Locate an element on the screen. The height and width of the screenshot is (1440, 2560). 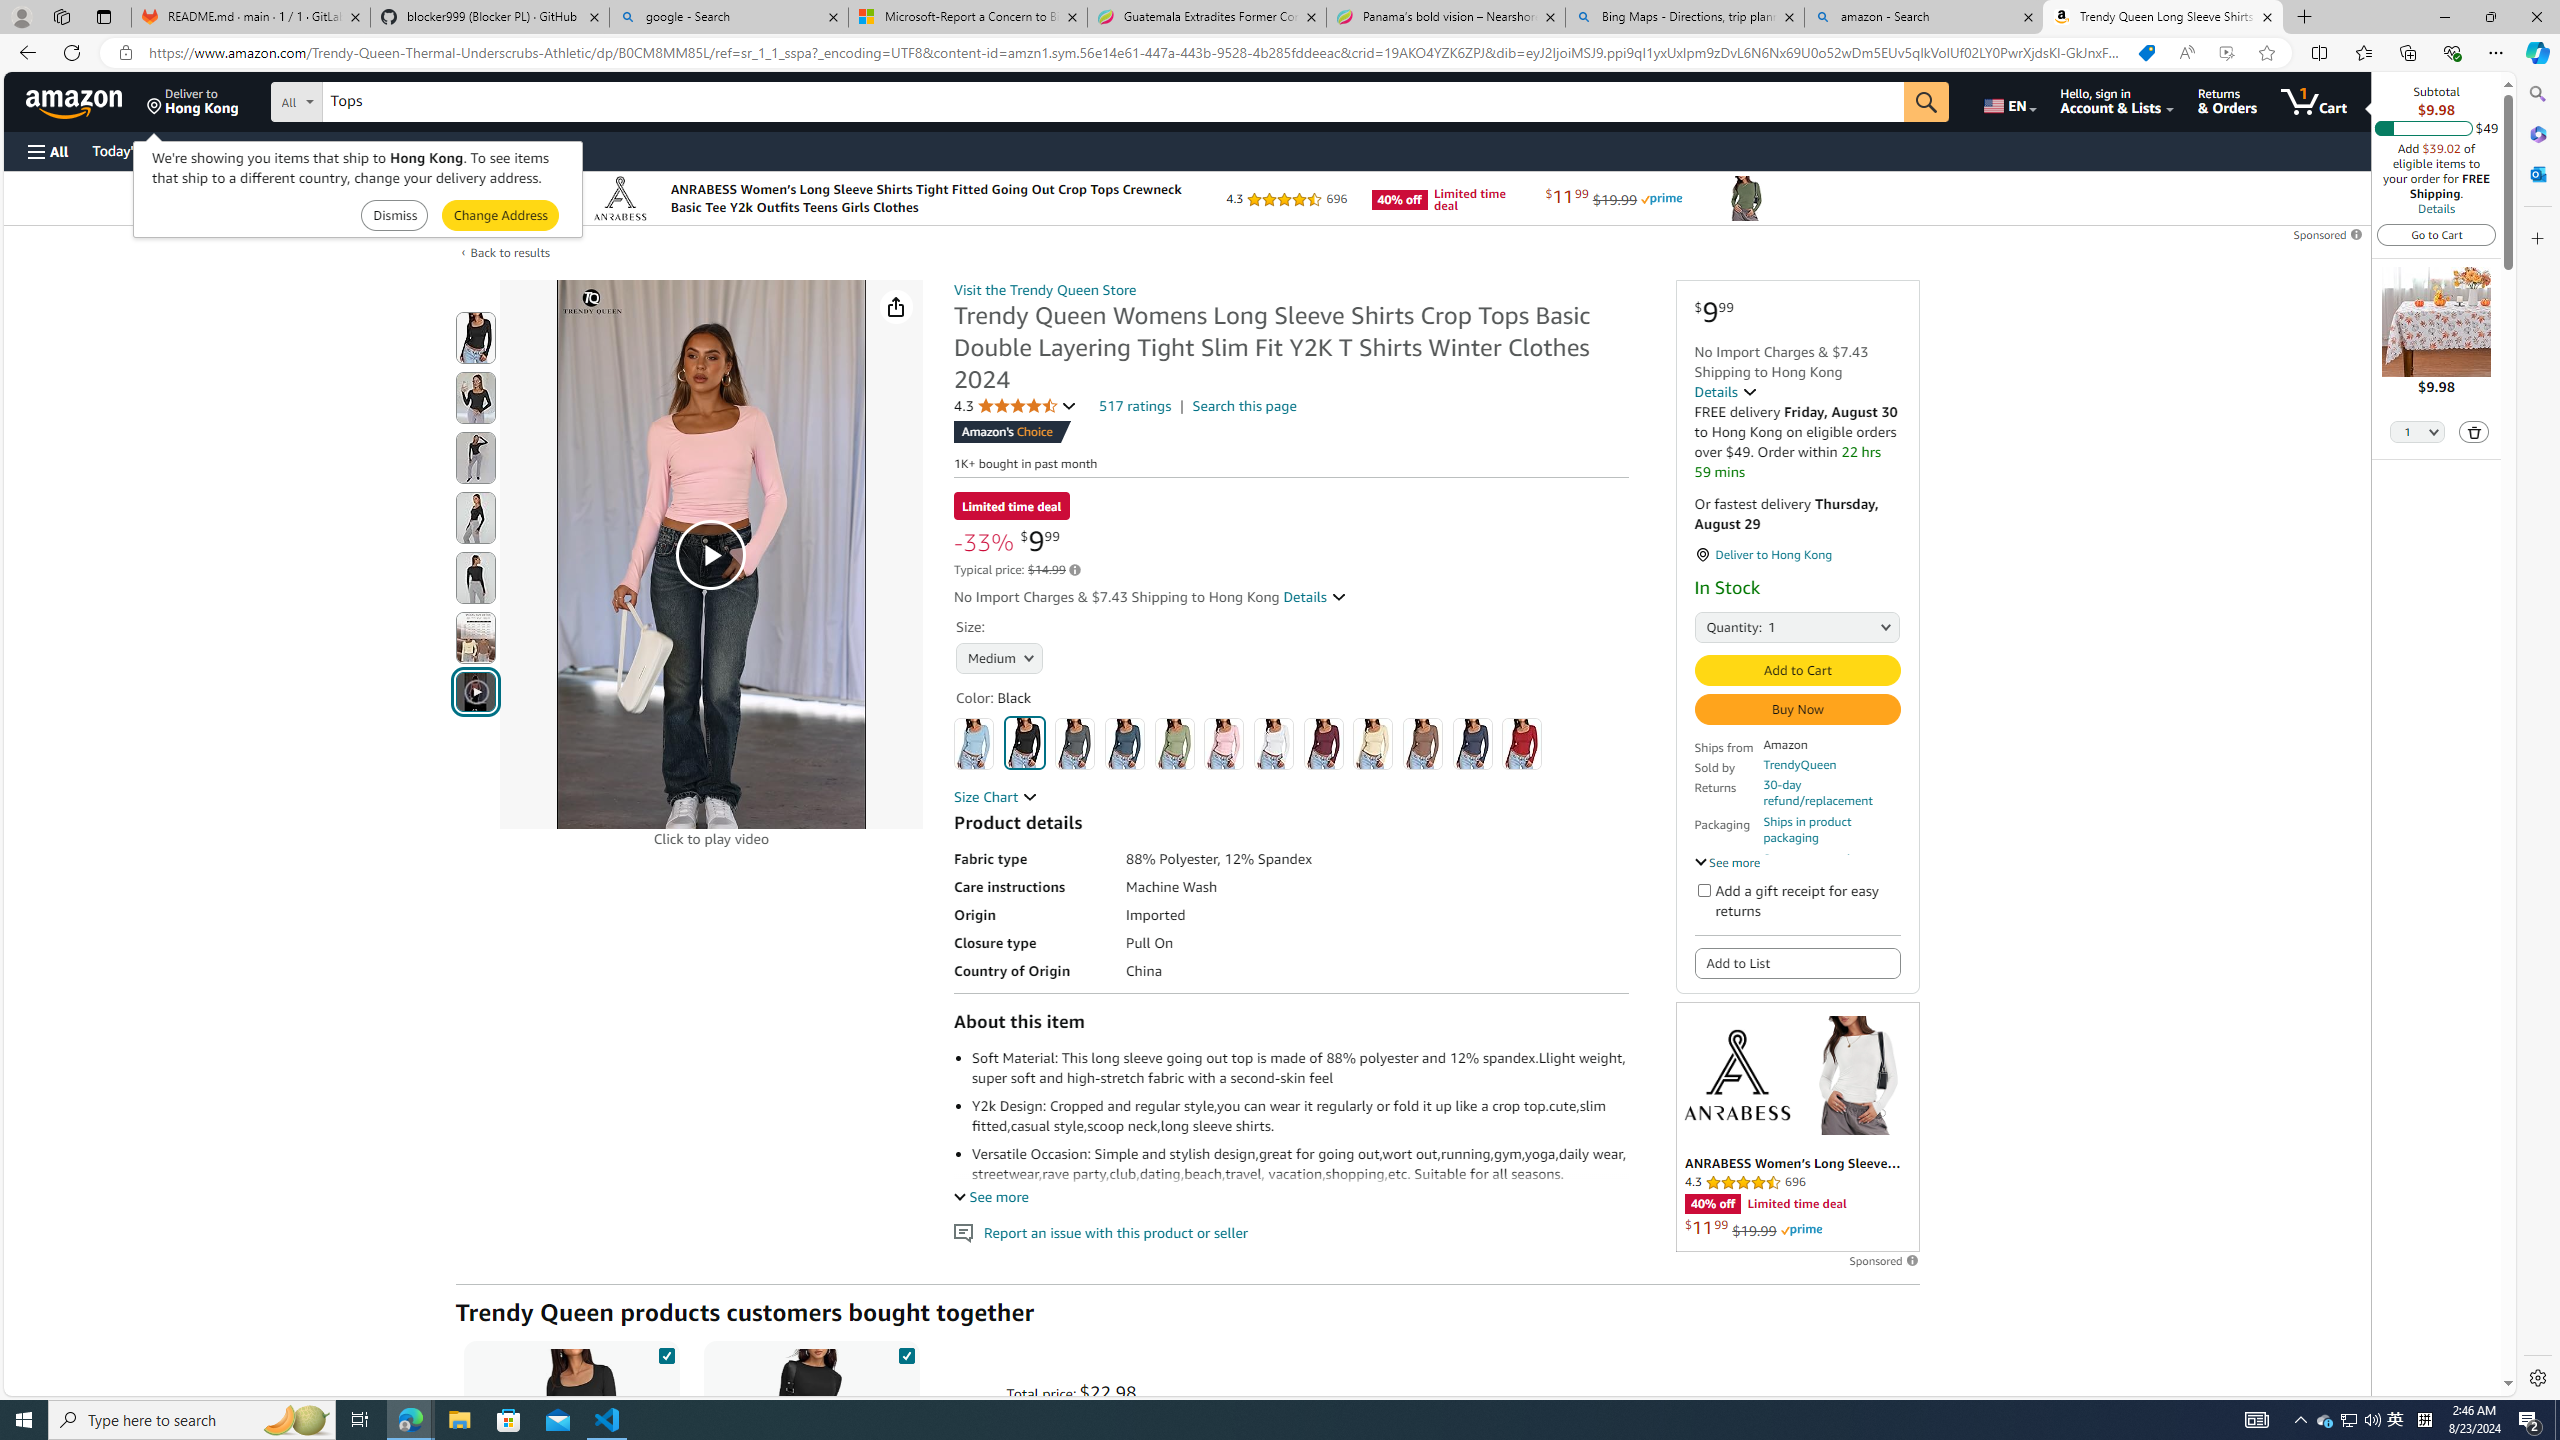
'Skip to main content' is located at coordinates (85, 99).